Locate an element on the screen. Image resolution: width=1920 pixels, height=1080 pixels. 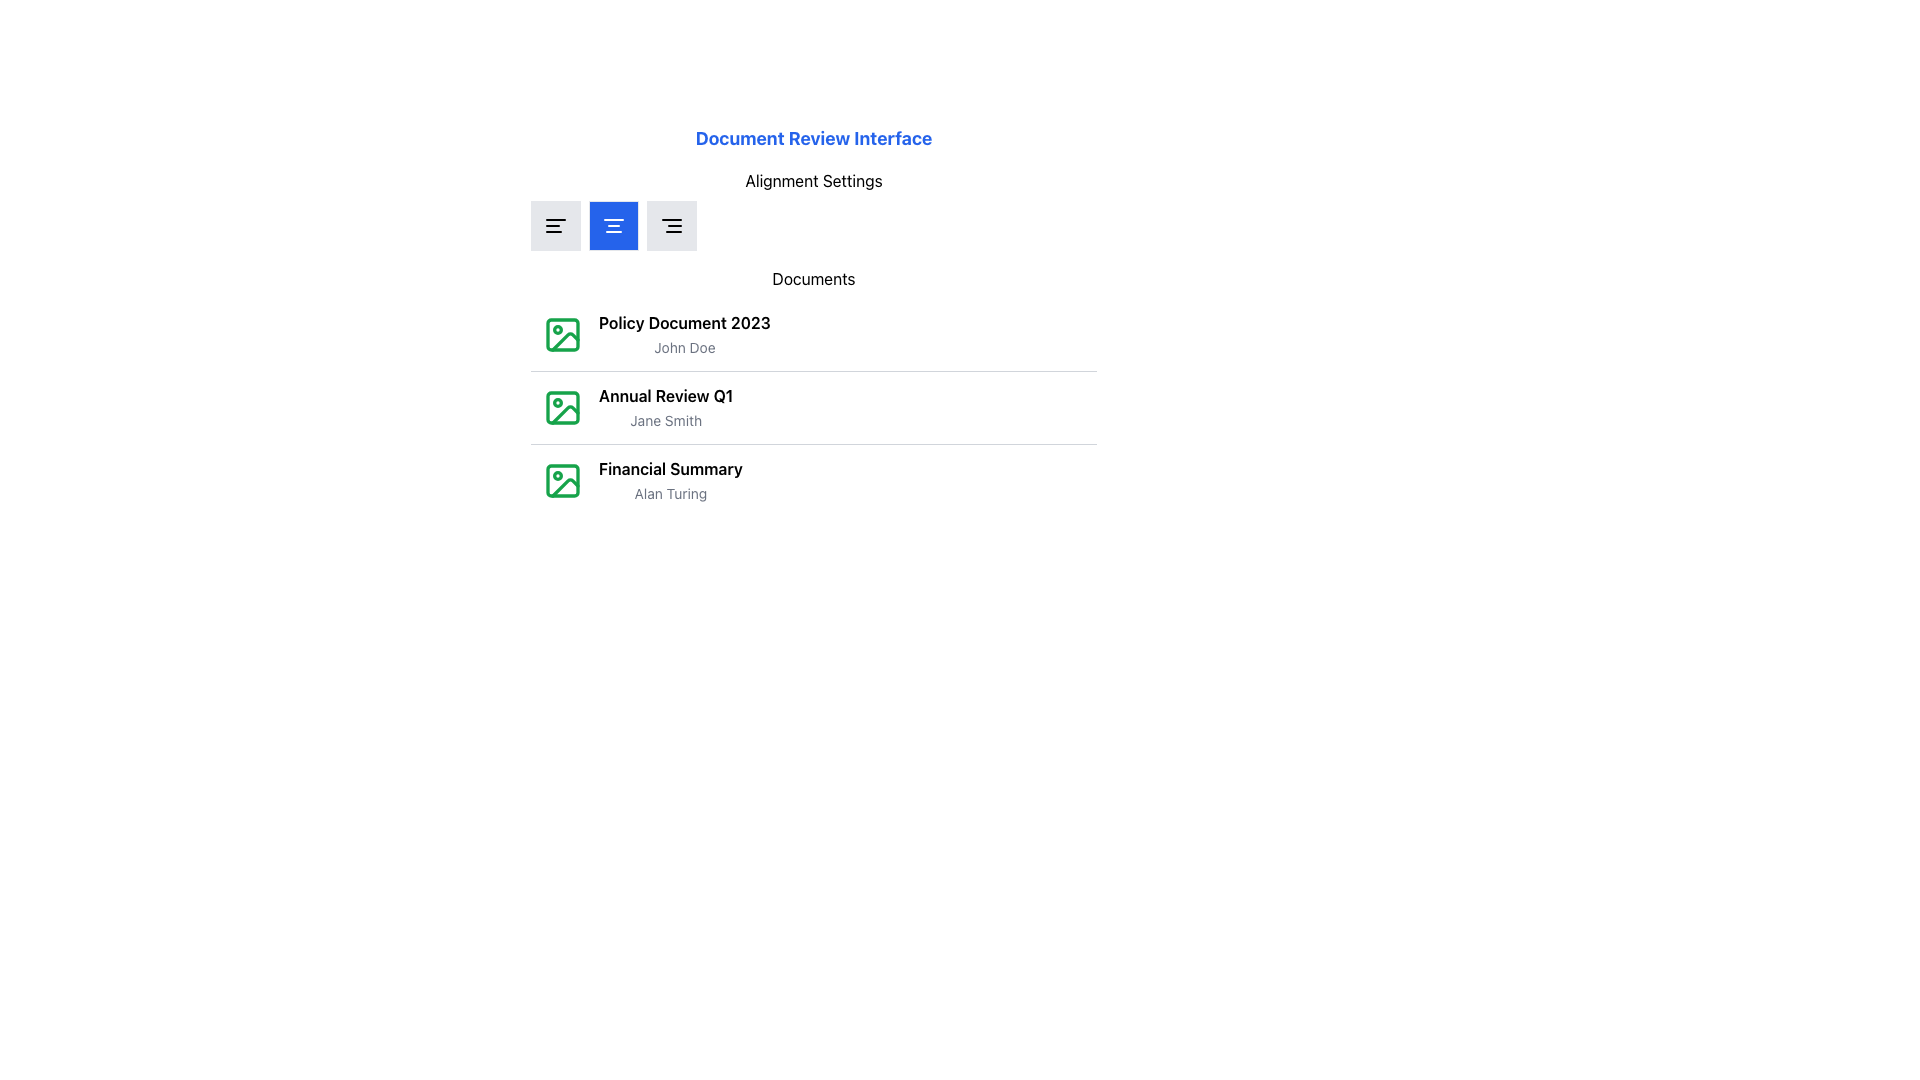
the document title text label located in the first row of the document list, which serves as a contextual title for the document is located at coordinates (684, 322).